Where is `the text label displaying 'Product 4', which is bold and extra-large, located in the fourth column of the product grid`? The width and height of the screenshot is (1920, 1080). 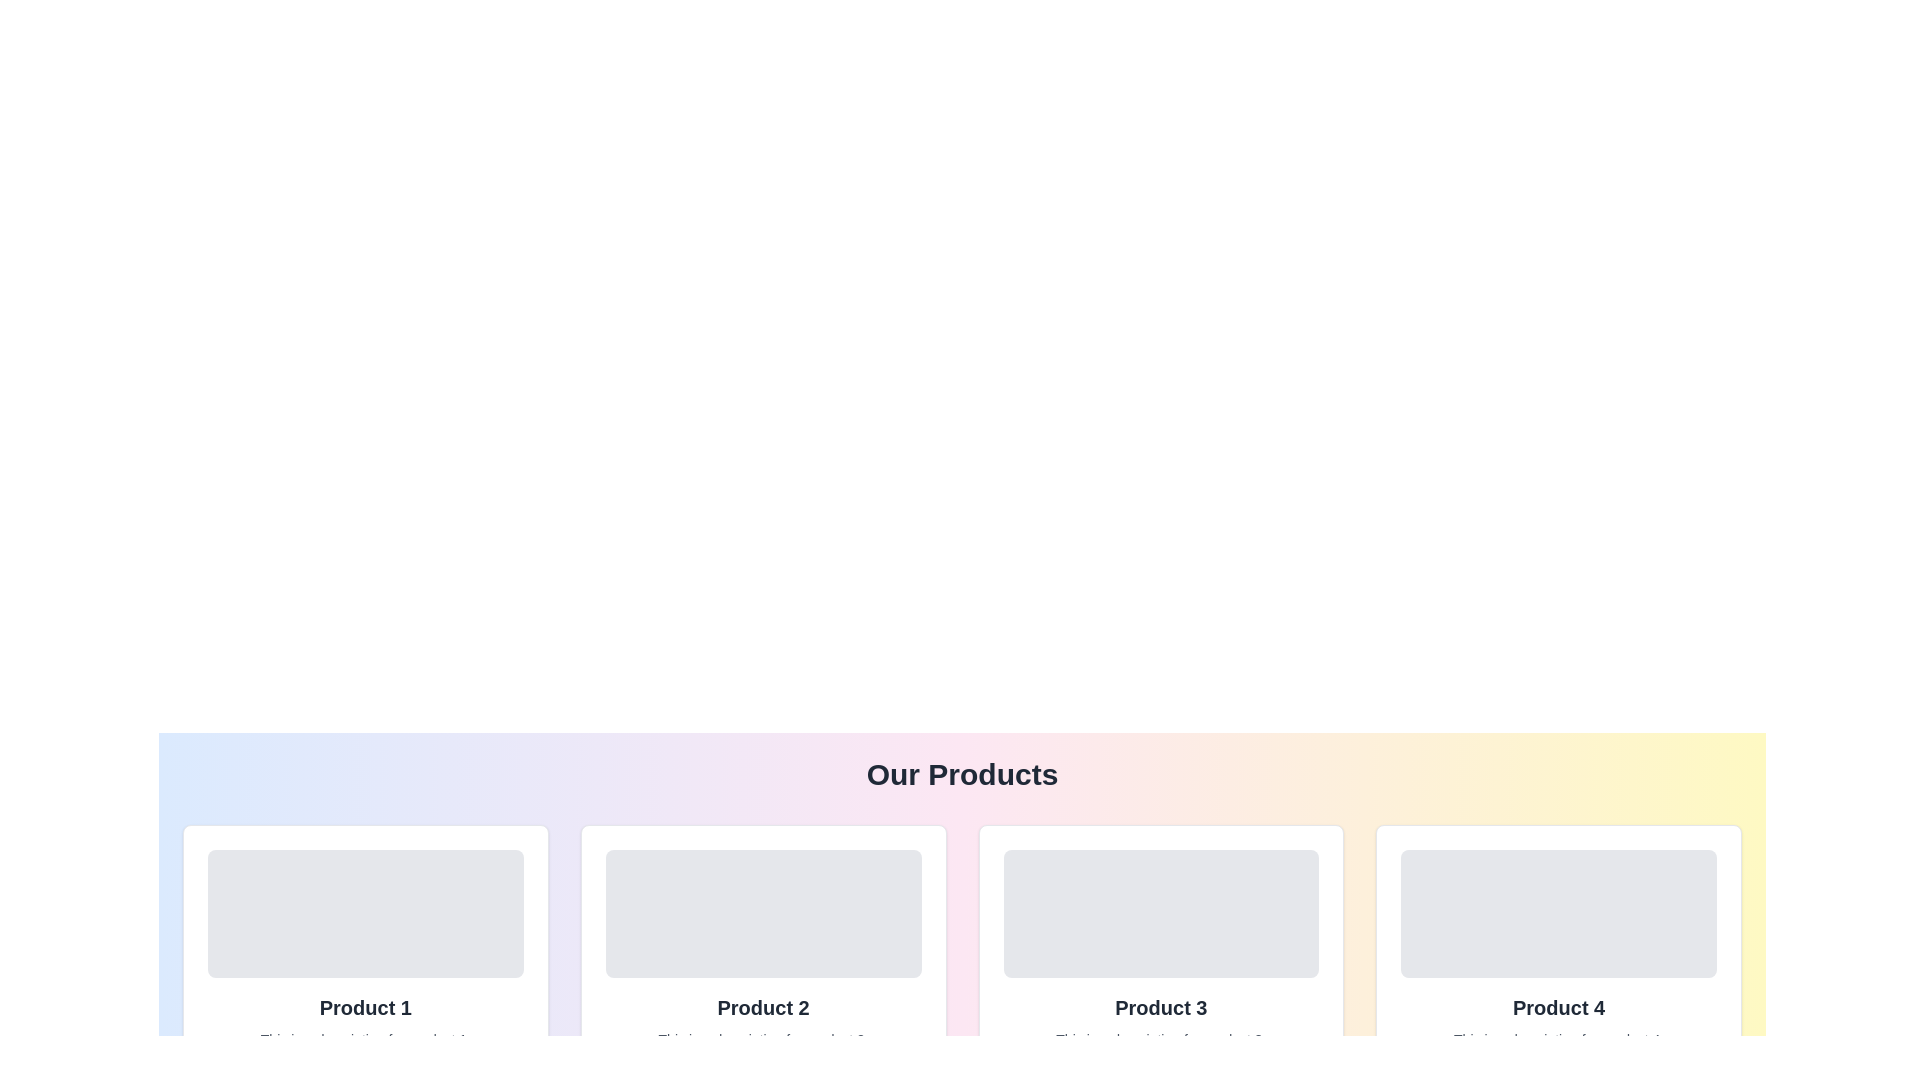
the text label displaying 'Product 4', which is bold and extra-large, located in the fourth column of the product grid is located at coordinates (1558, 1007).